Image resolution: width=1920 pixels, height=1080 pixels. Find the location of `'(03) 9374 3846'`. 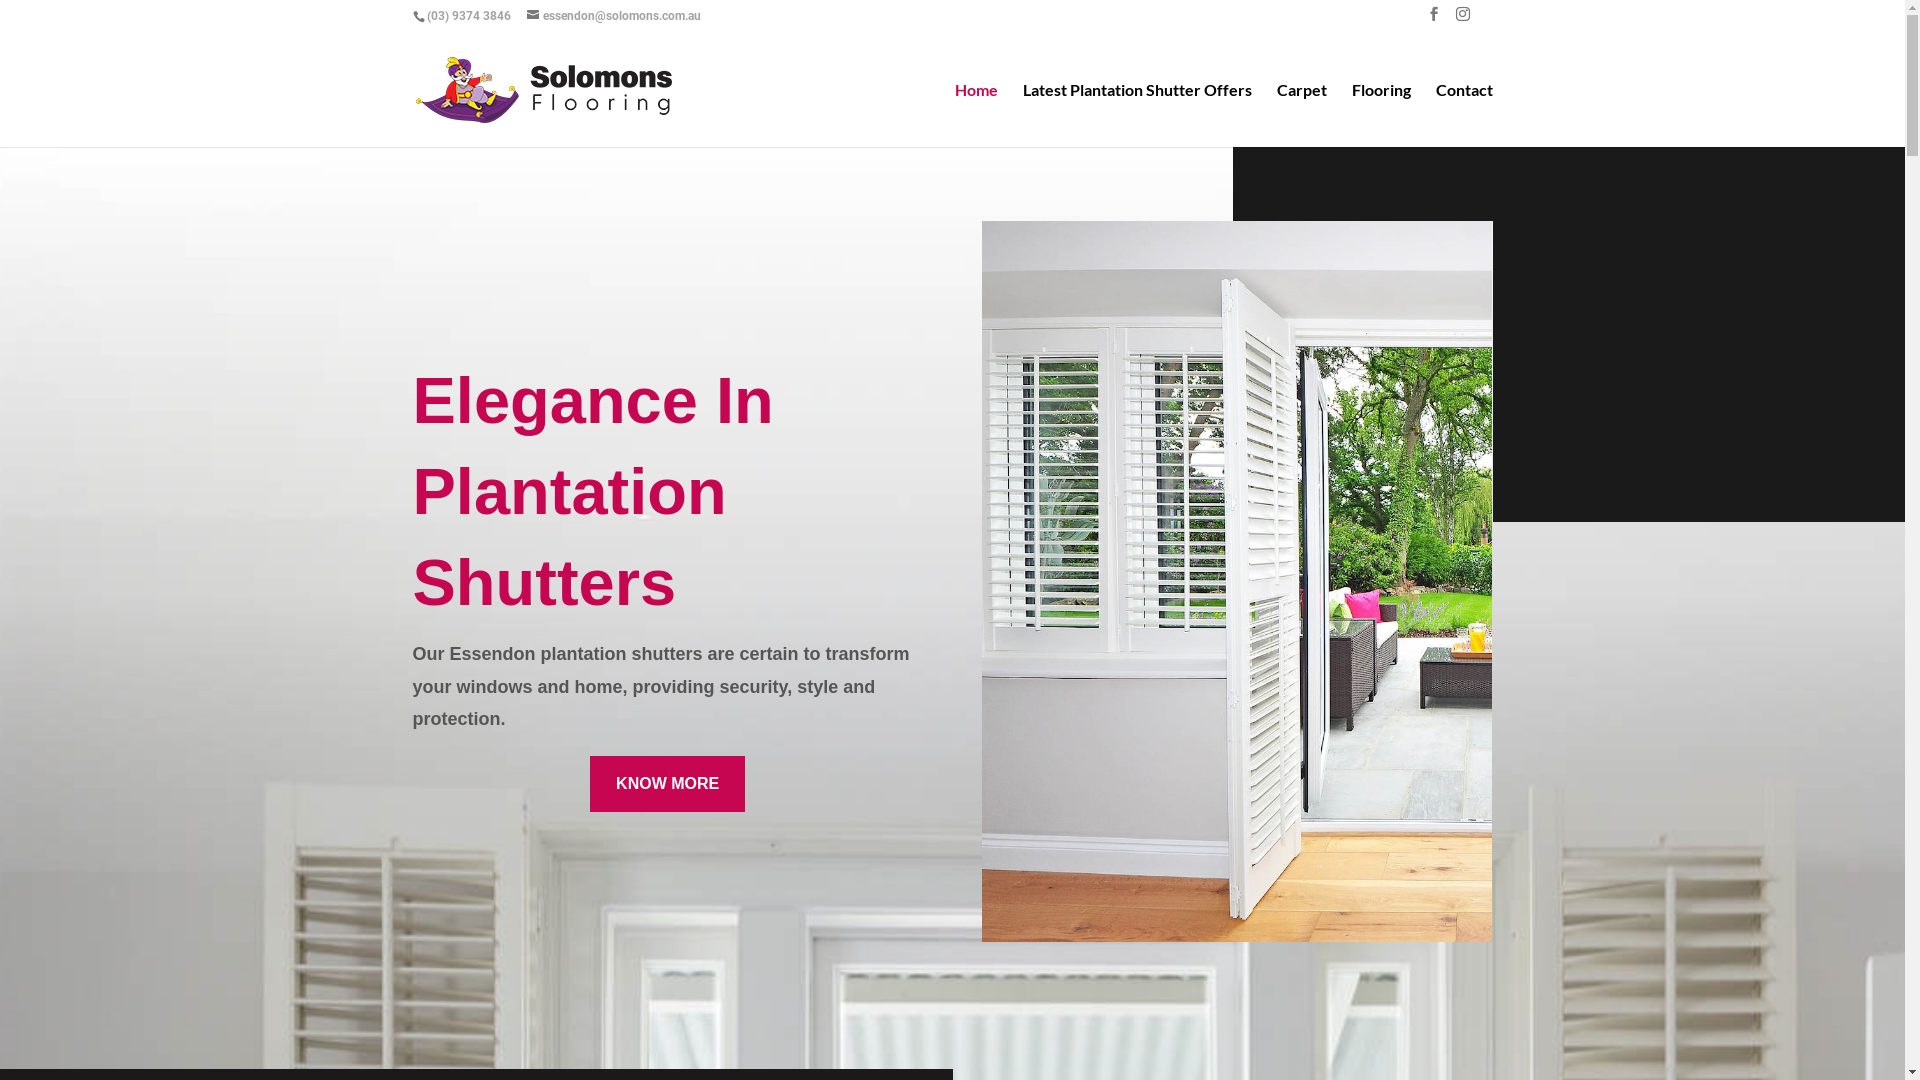

'(03) 9374 3846' is located at coordinates (466, 15).